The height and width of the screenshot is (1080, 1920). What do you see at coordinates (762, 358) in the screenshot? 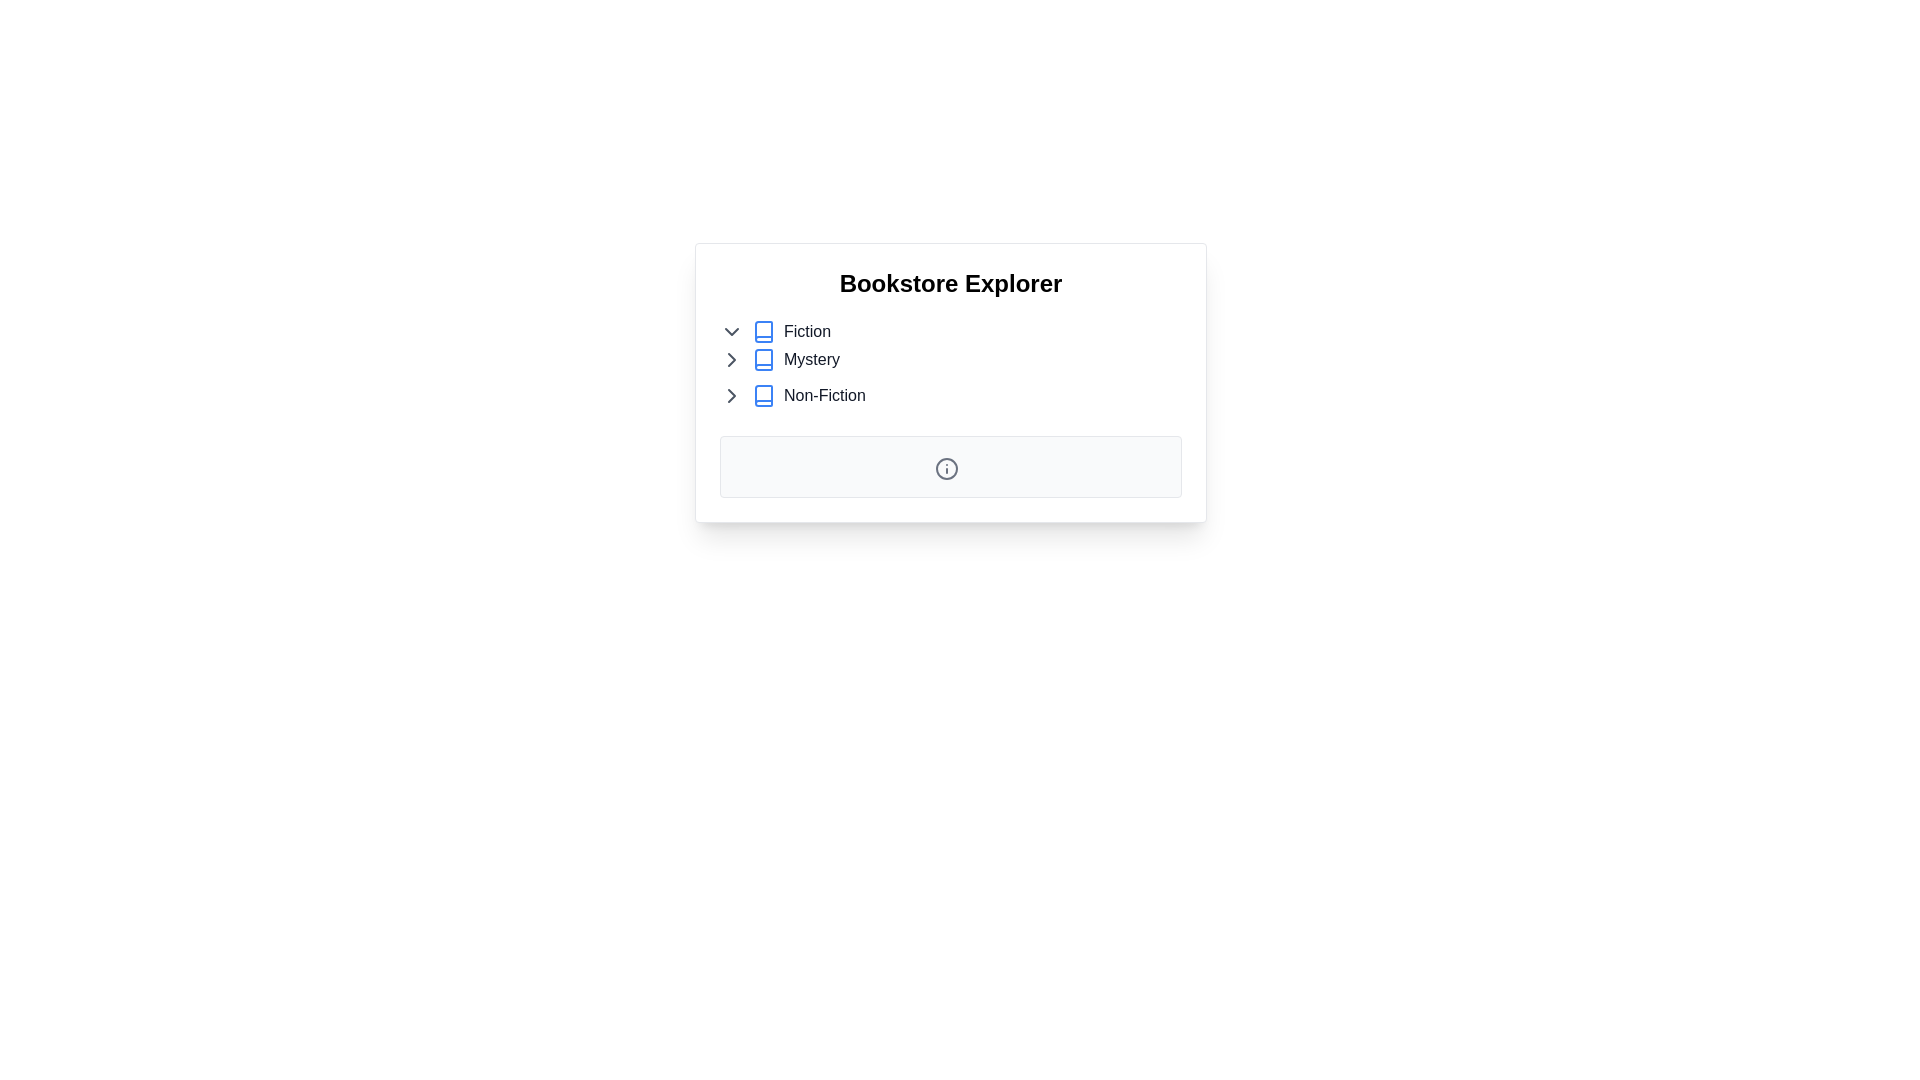
I see `the small blue book icon with rounded edges located to the left of the text label 'Mystery'` at bounding box center [762, 358].